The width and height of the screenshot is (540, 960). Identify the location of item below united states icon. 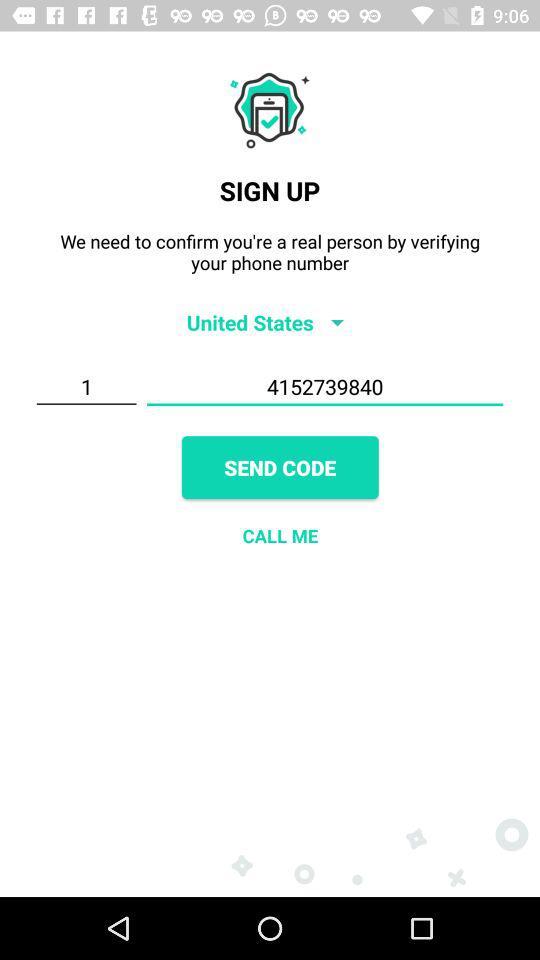
(325, 386).